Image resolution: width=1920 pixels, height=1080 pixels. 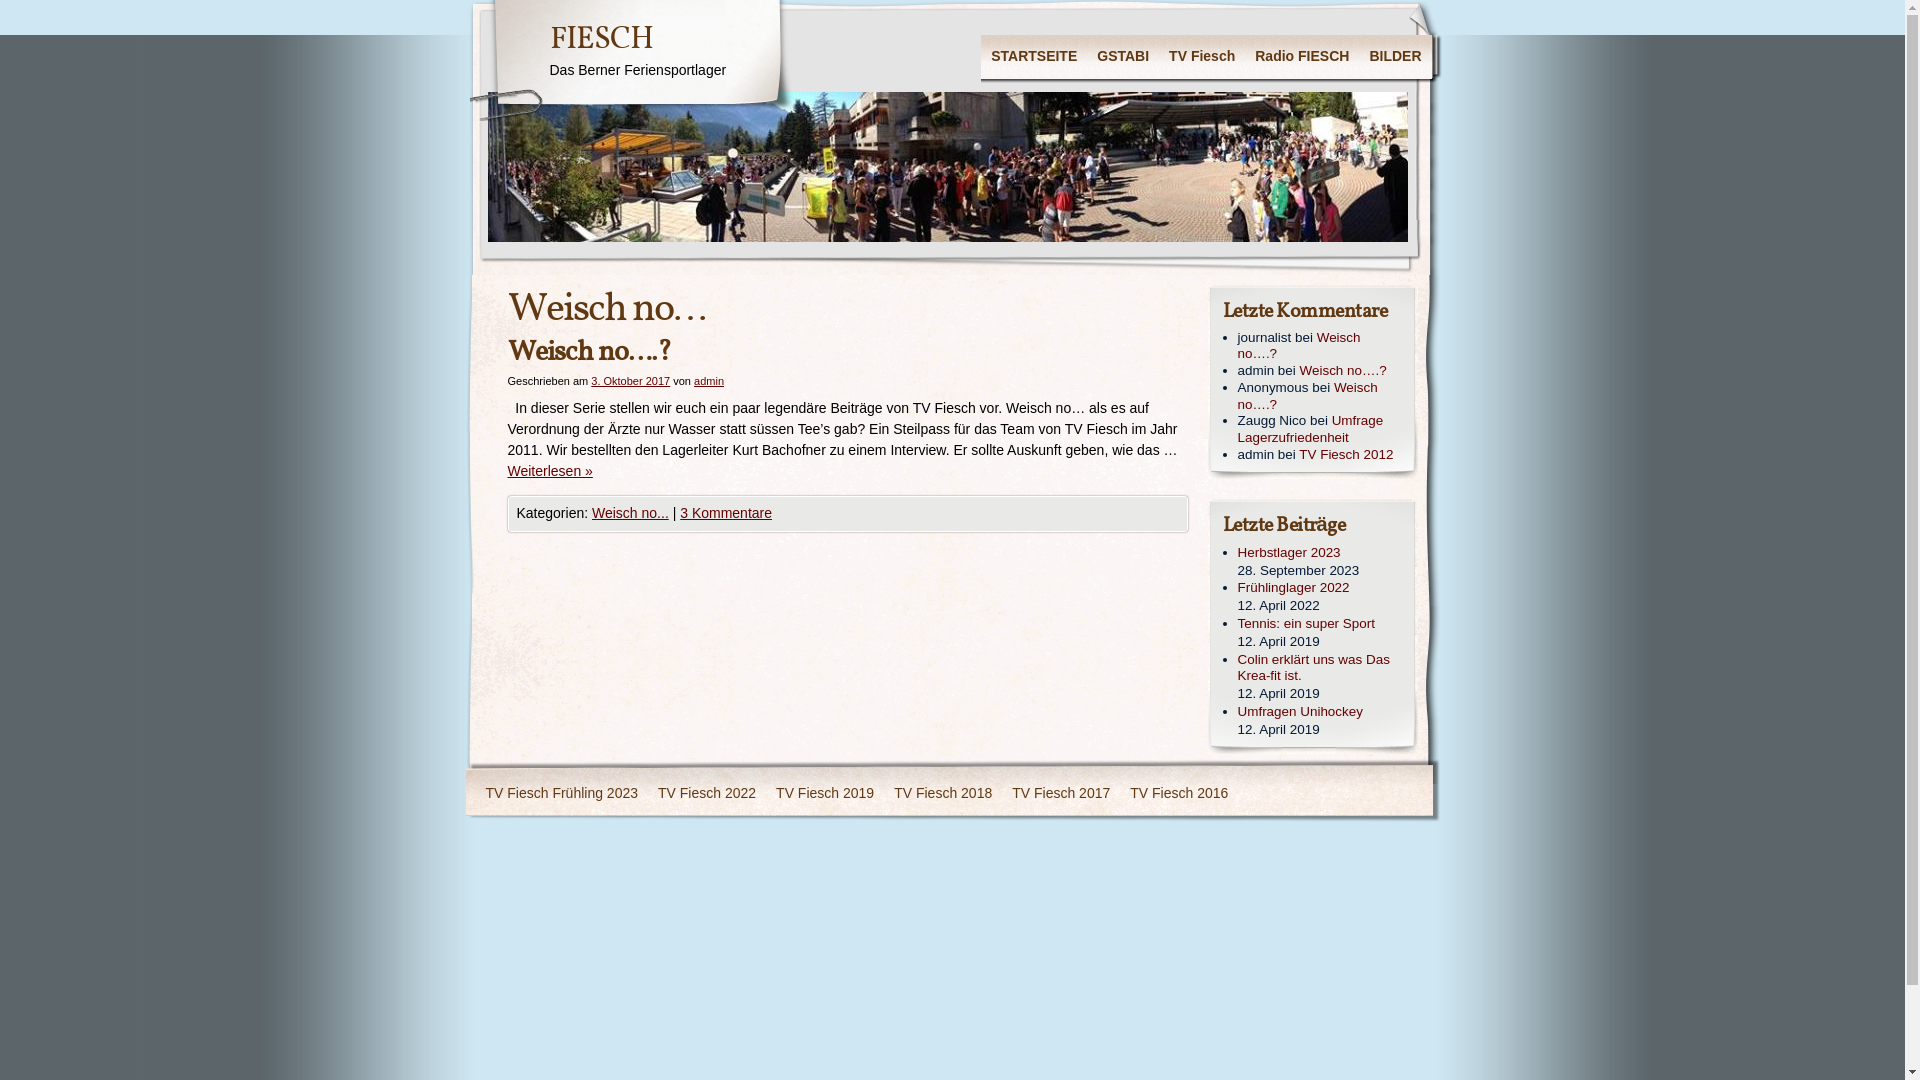 What do you see at coordinates (629, 380) in the screenshot?
I see `'3. Oktober 2017'` at bounding box center [629, 380].